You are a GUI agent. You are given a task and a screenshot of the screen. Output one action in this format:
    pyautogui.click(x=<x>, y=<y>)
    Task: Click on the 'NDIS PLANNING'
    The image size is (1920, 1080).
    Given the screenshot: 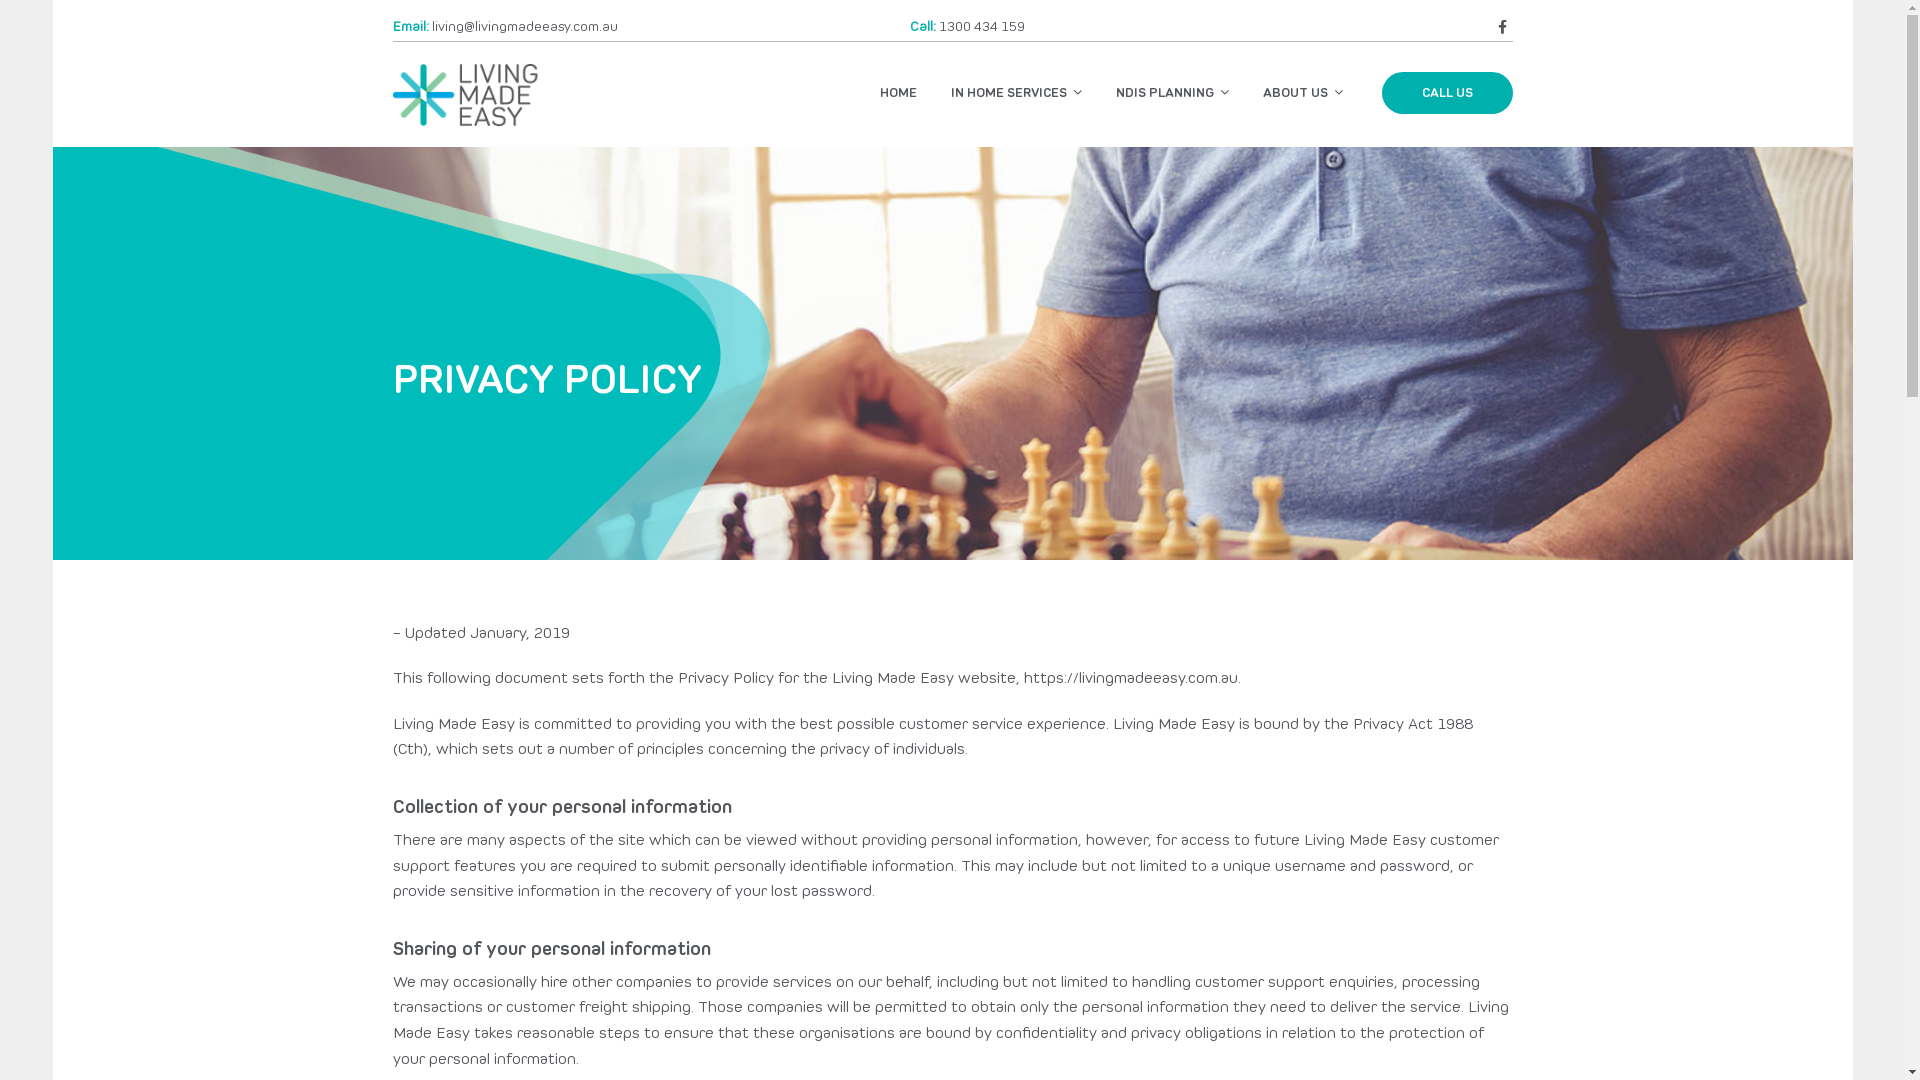 What is the action you would take?
    pyautogui.click(x=1098, y=92)
    